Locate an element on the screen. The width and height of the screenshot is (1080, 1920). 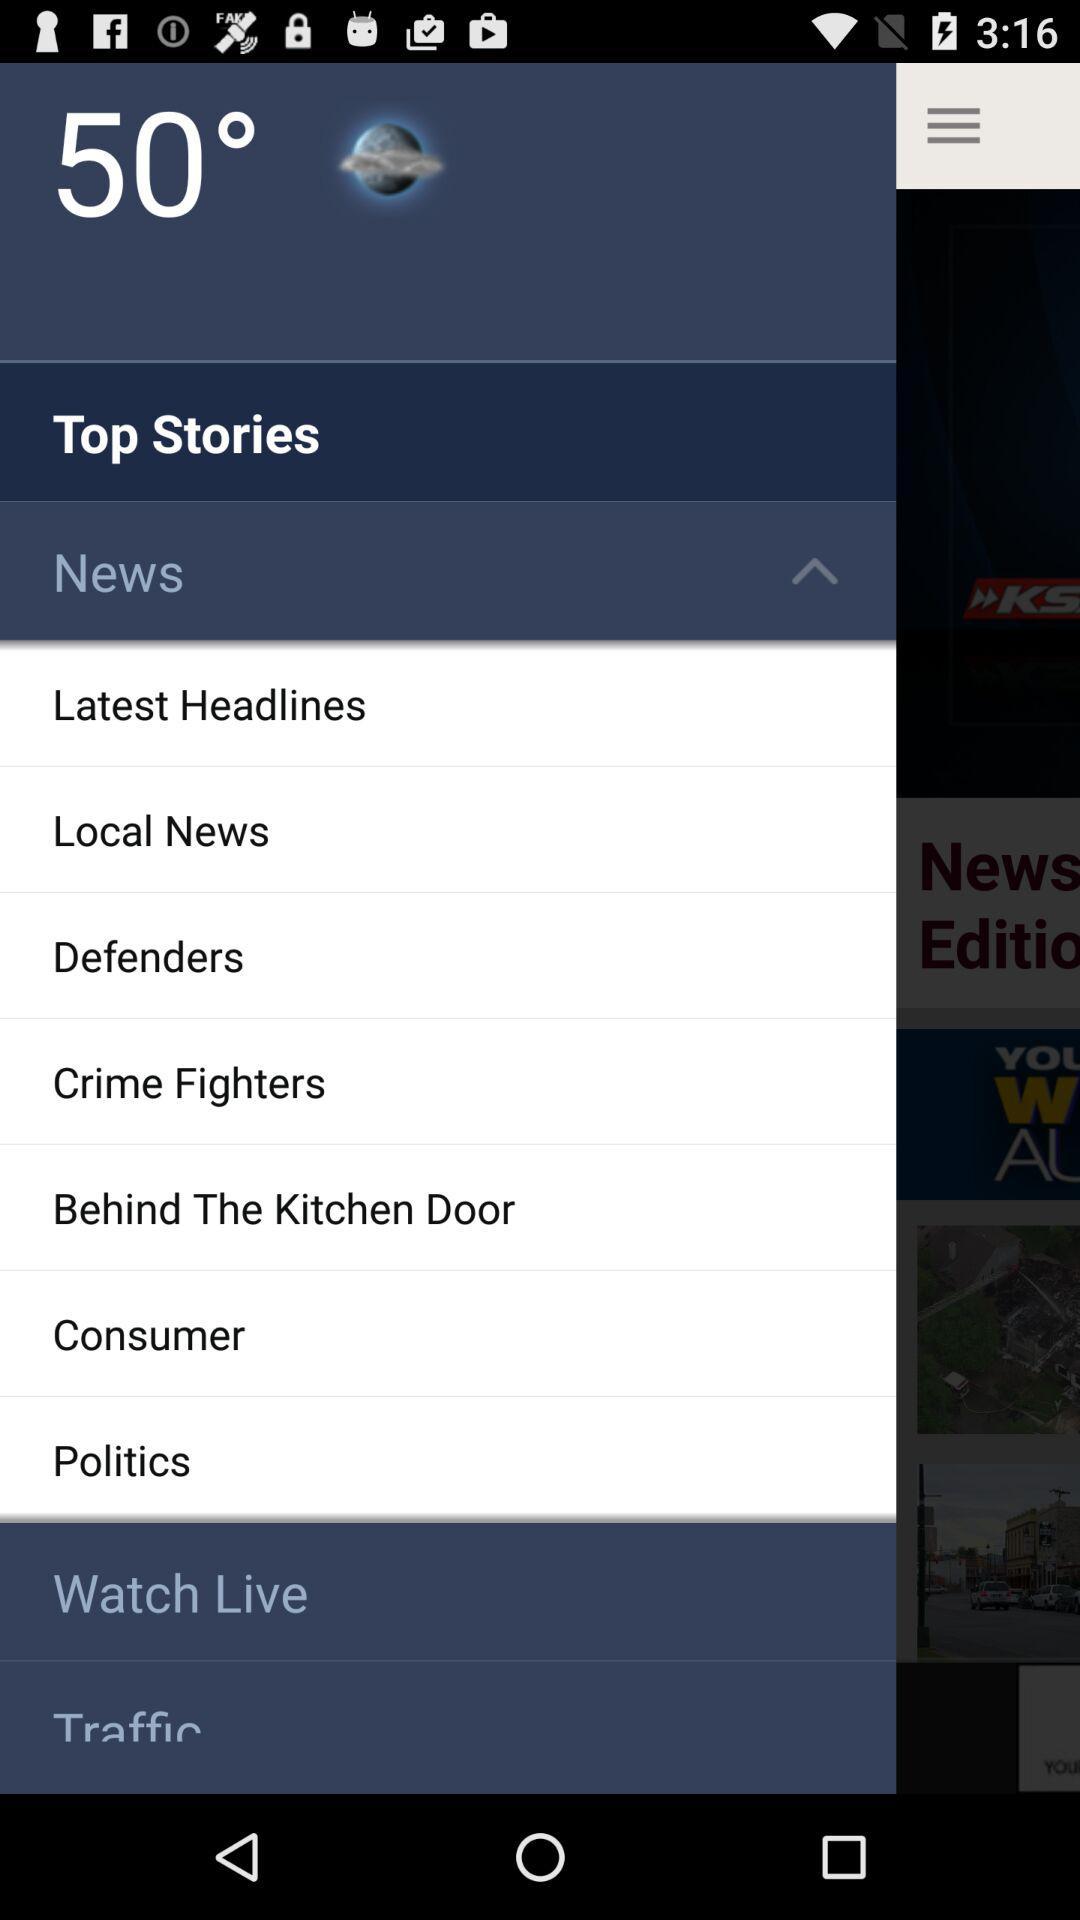
the first image on the bottom right corner is located at coordinates (998, 1562).